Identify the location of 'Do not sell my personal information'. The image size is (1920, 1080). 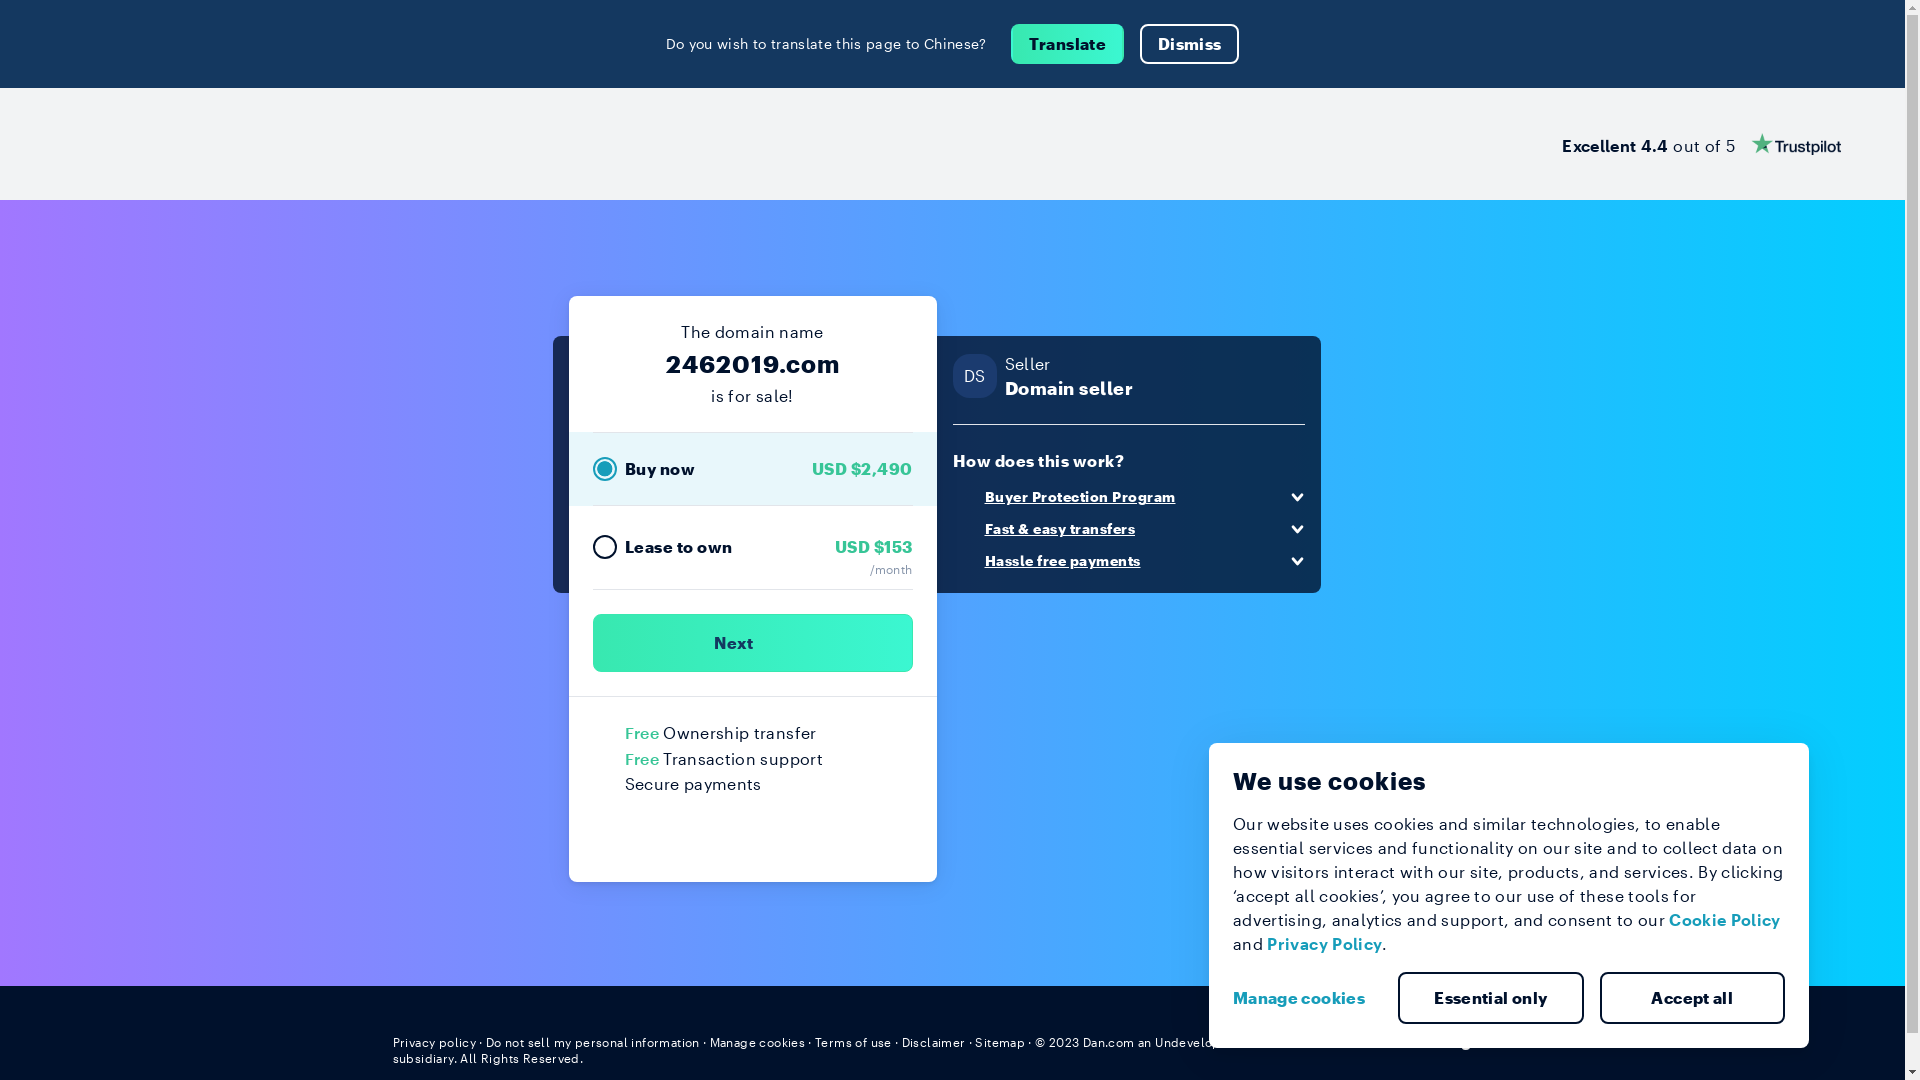
(485, 1040).